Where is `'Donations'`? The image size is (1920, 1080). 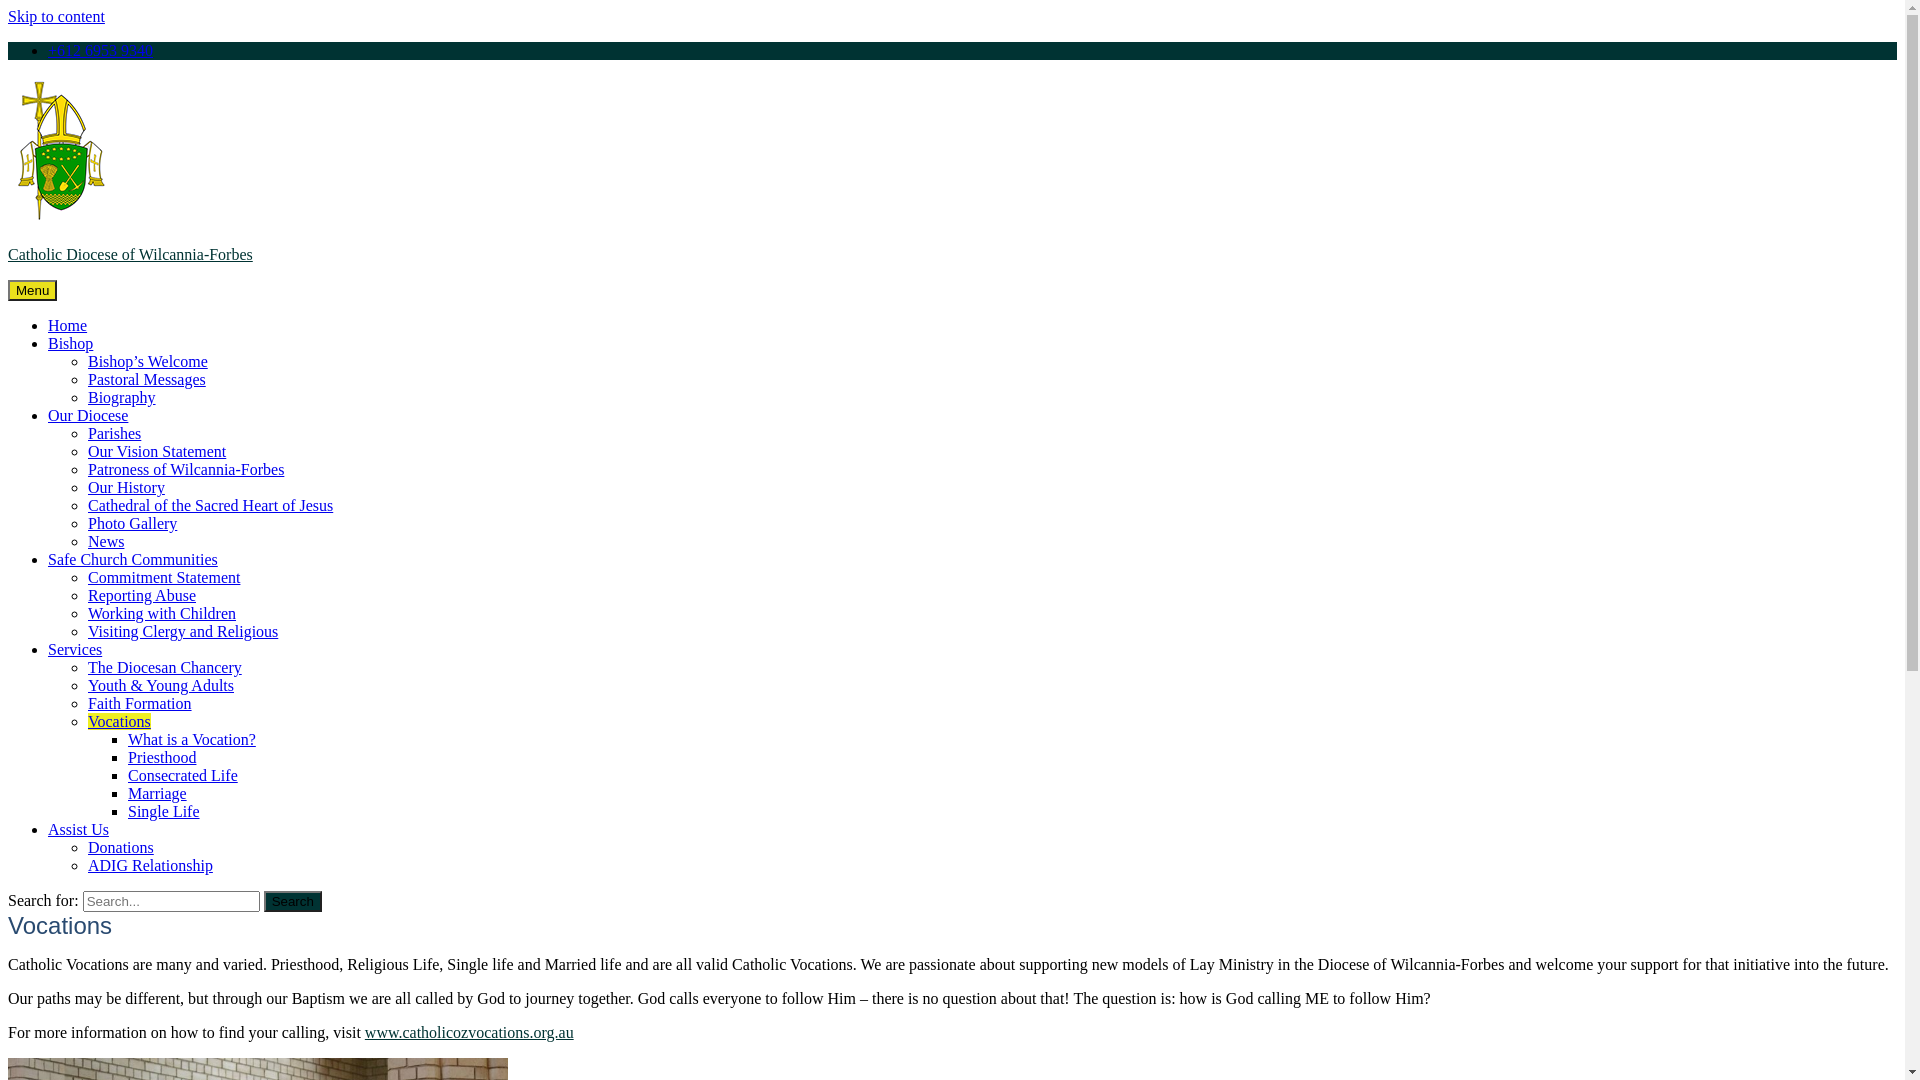
'Donations' is located at coordinates (119, 847).